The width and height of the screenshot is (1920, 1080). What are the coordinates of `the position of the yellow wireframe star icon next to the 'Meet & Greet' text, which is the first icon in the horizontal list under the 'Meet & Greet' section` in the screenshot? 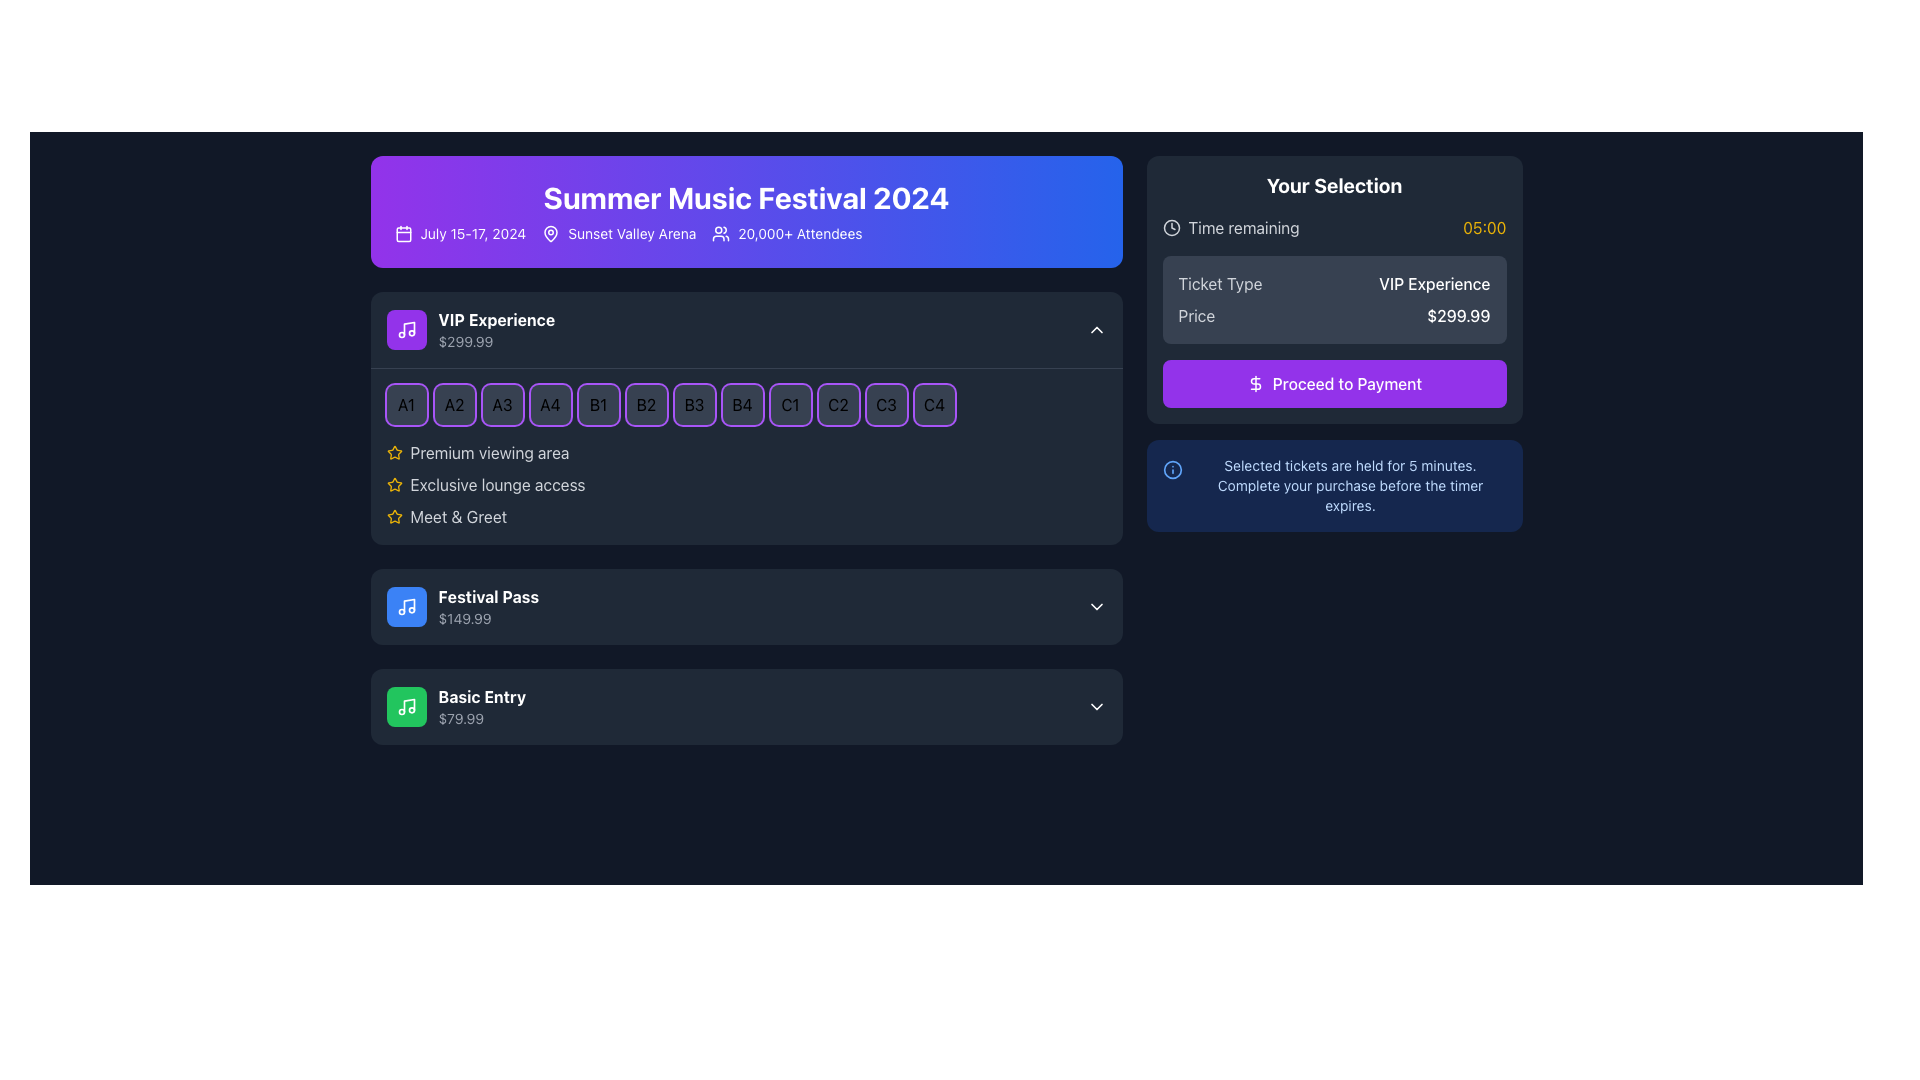 It's located at (394, 515).